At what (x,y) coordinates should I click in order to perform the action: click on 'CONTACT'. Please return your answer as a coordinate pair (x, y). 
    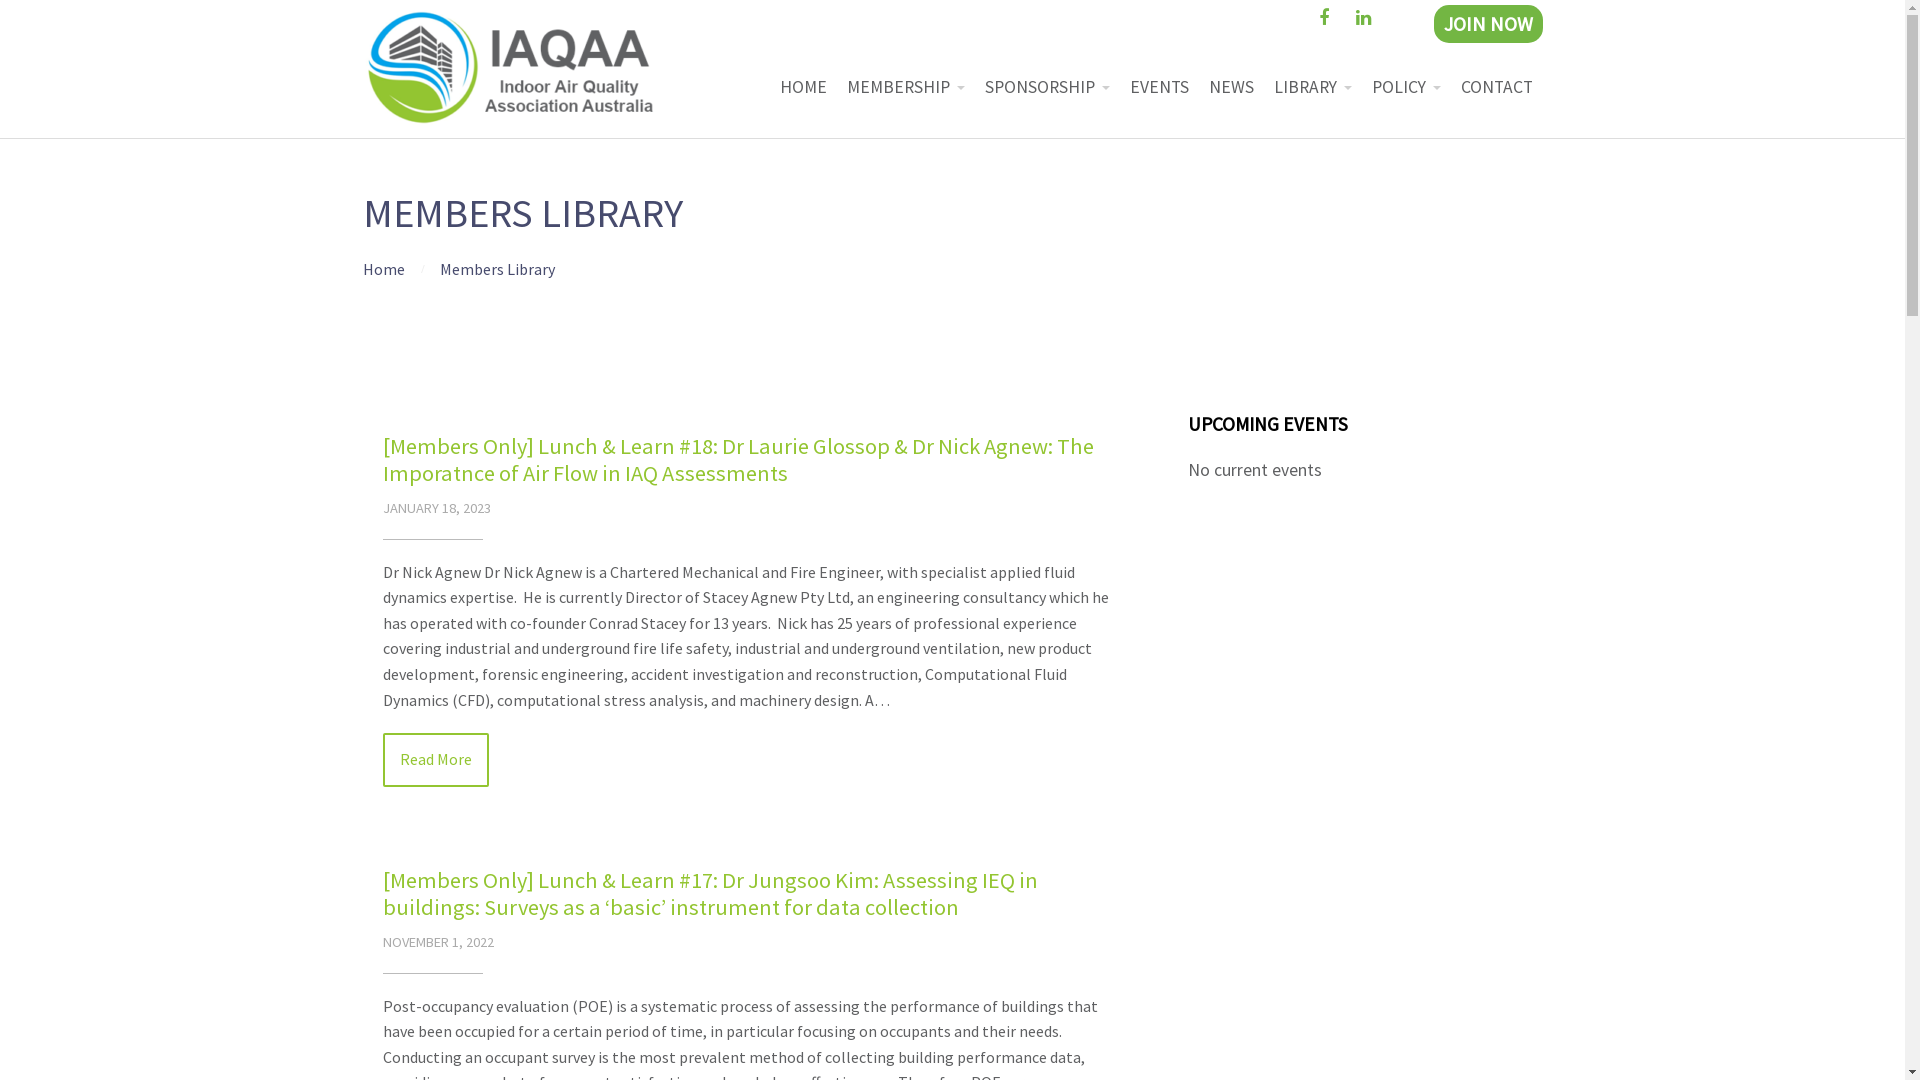
    Looking at the image, I should click on (1496, 86).